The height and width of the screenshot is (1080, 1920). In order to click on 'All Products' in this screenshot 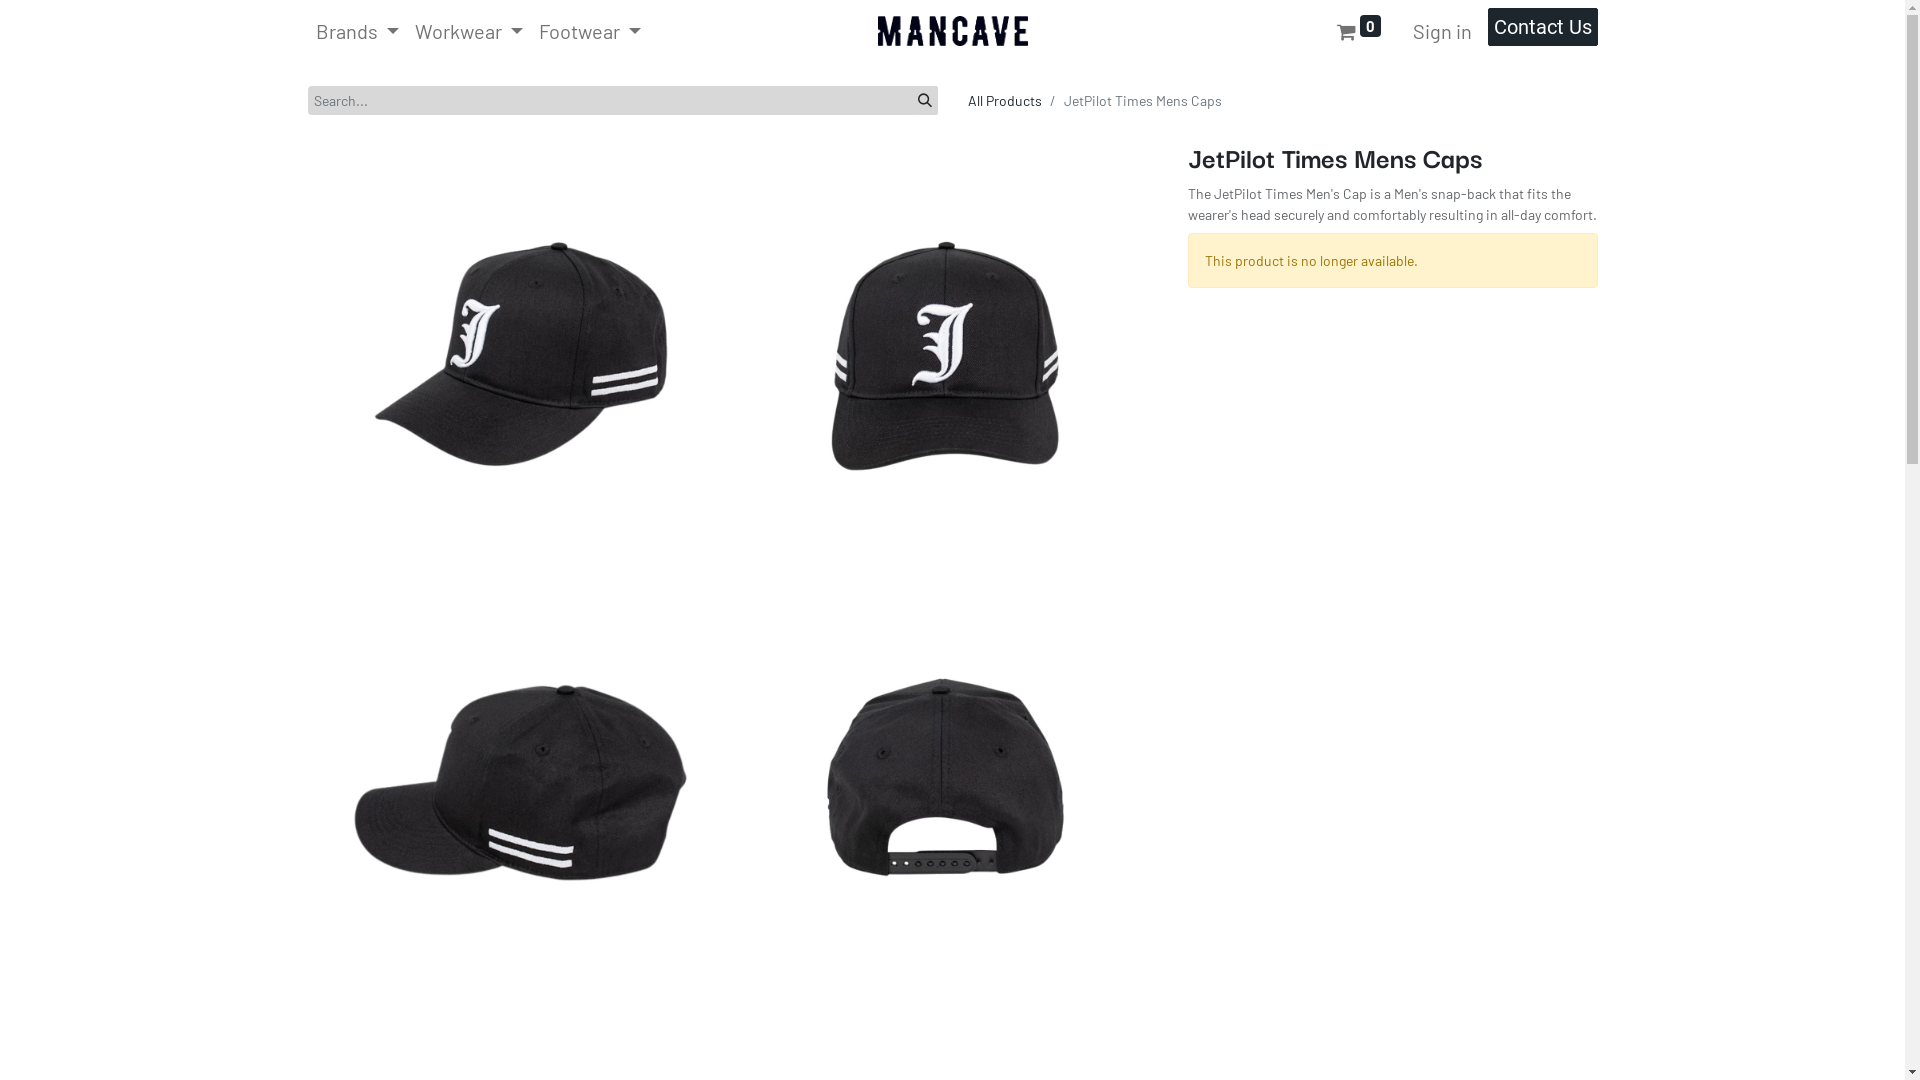, I will do `click(968, 100)`.